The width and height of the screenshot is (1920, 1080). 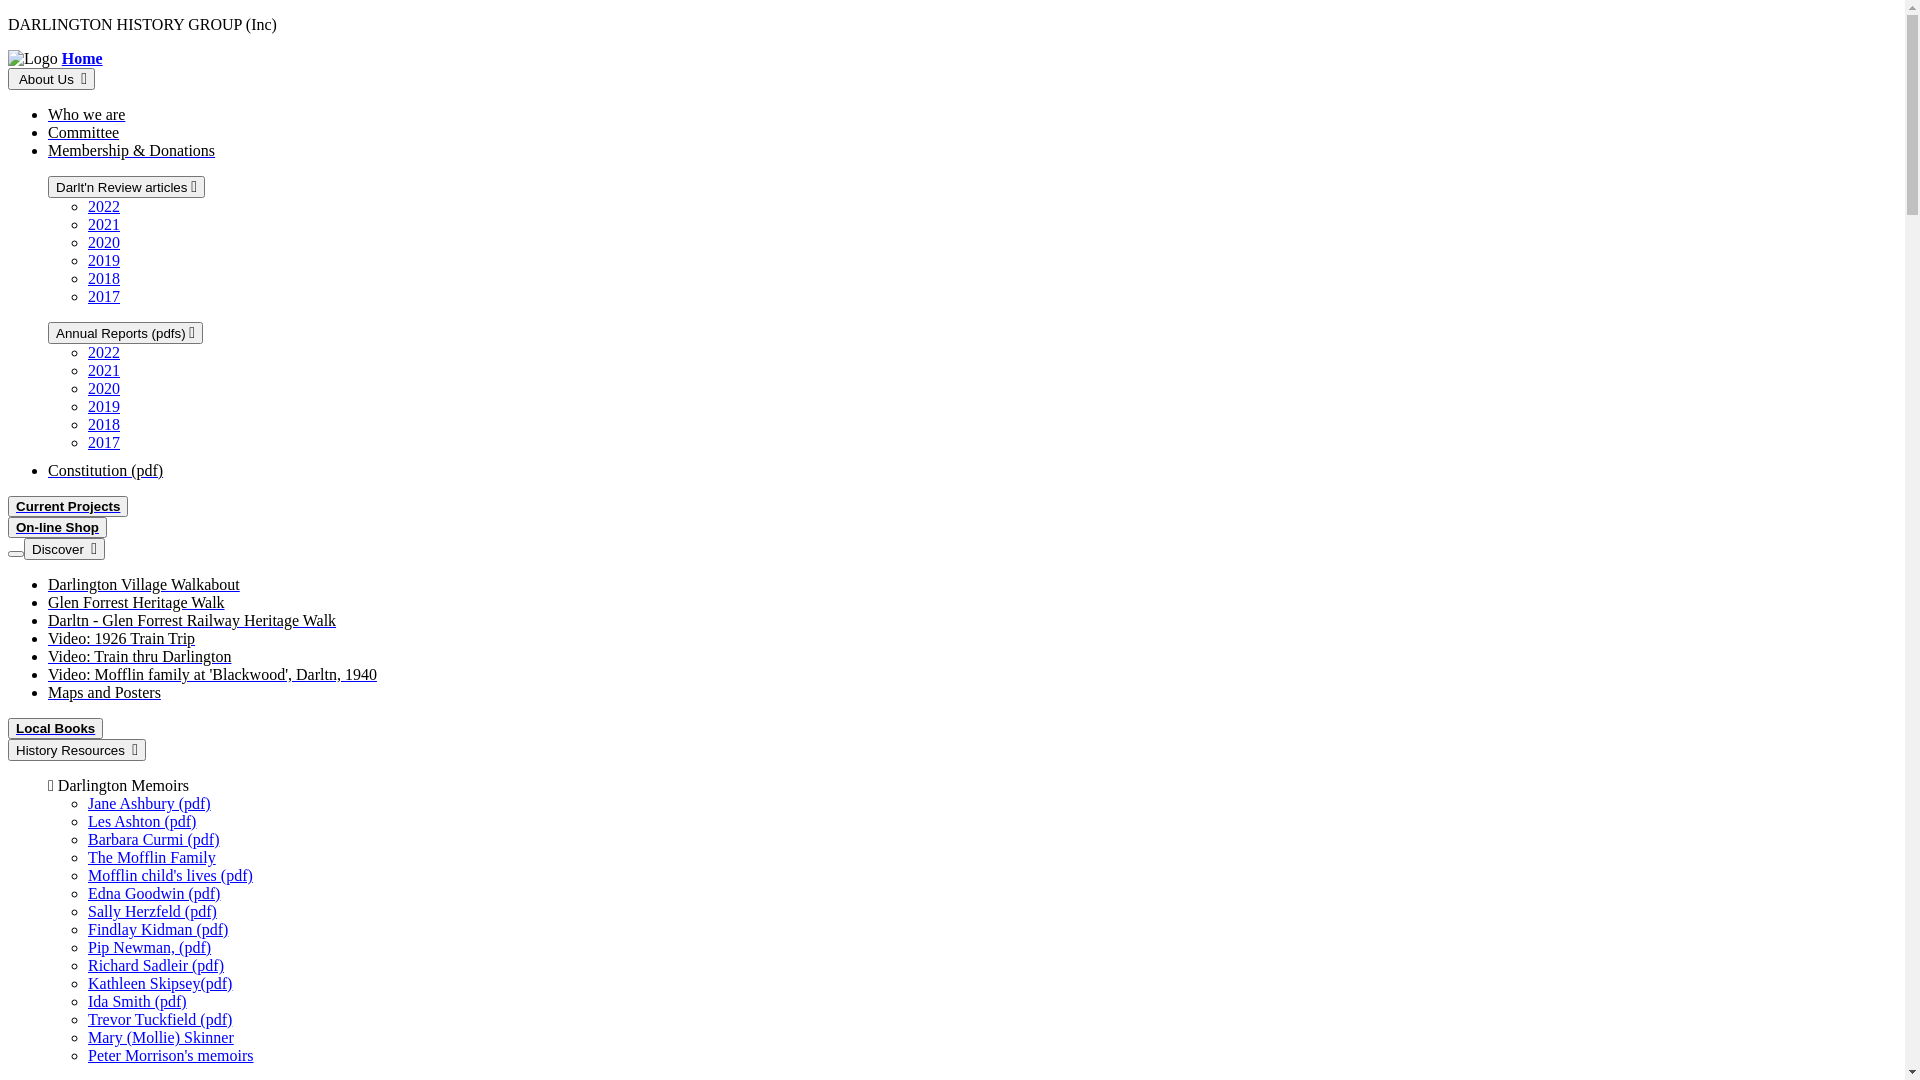 I want to click on 'Current Projects', so click(x=67, y=505).